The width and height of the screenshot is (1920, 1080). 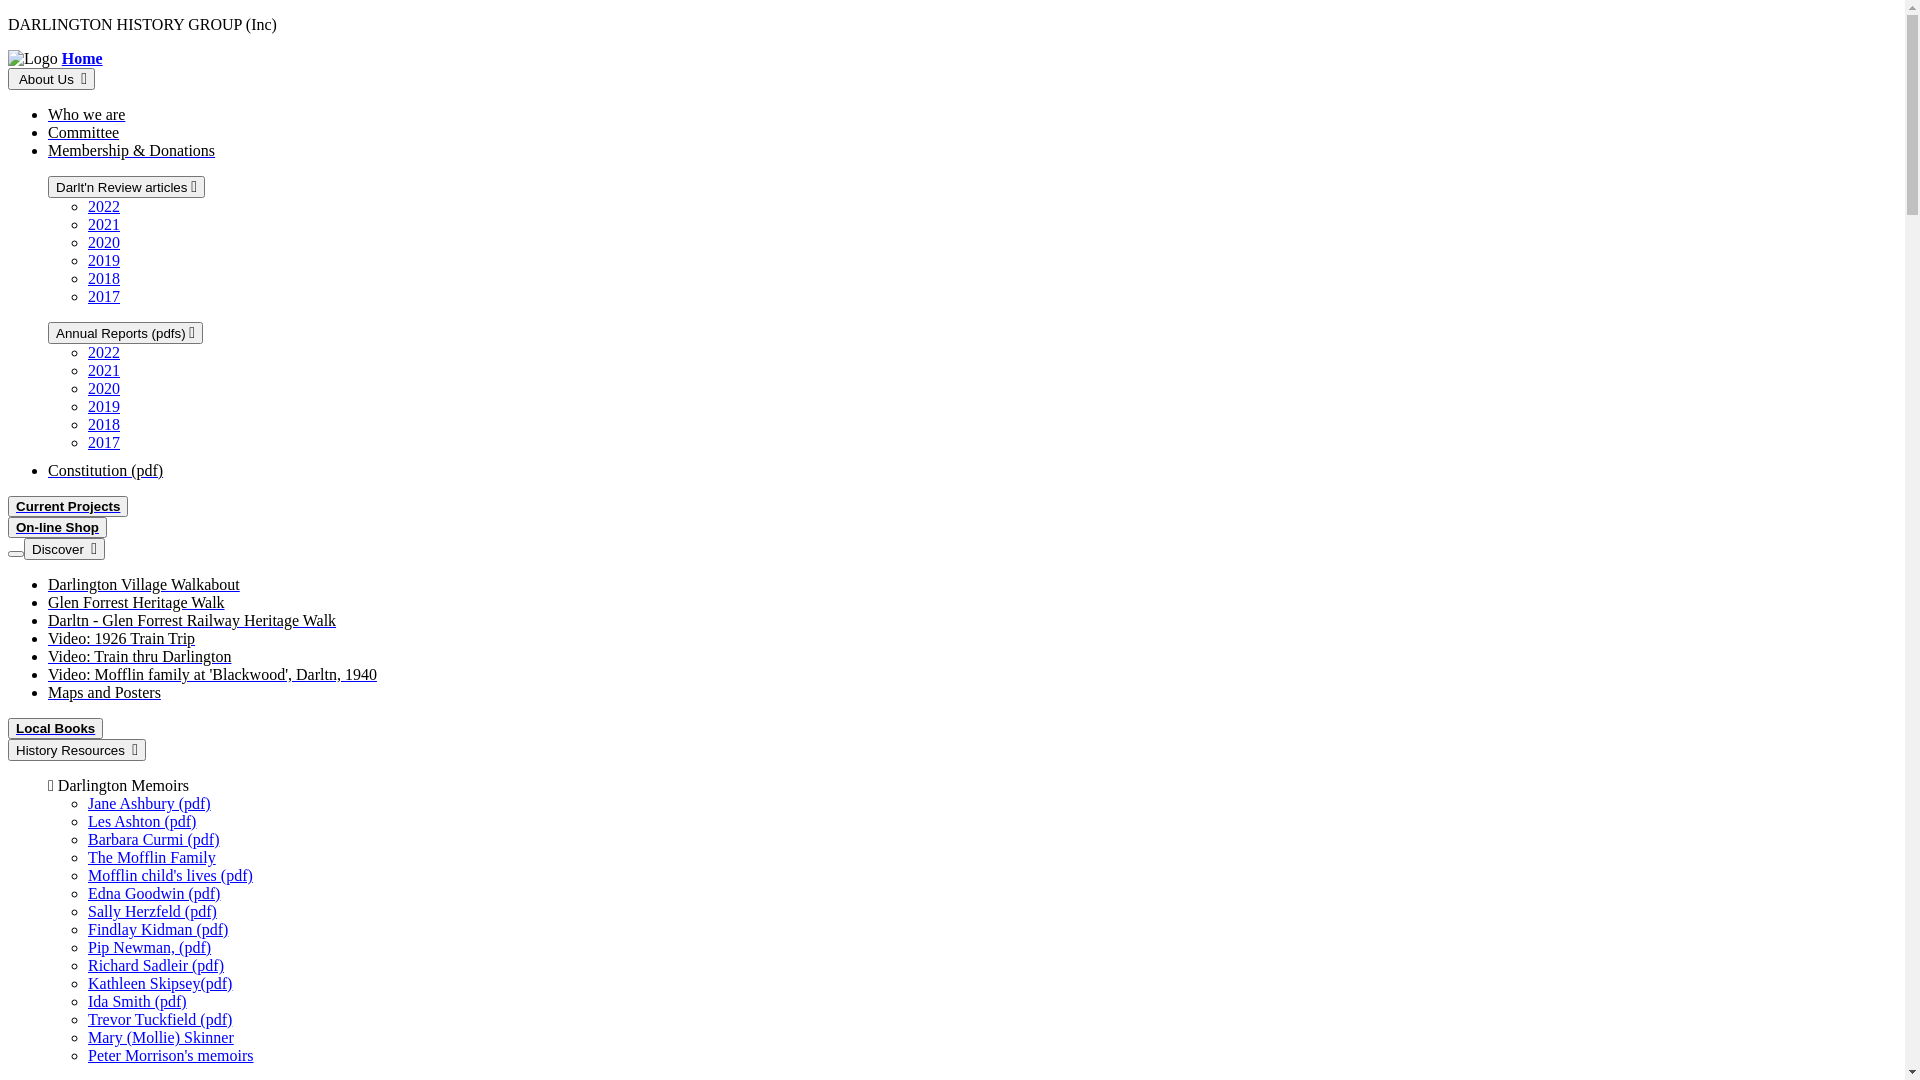 I want to click on 'Current Projects', so click(x=67, y=505).